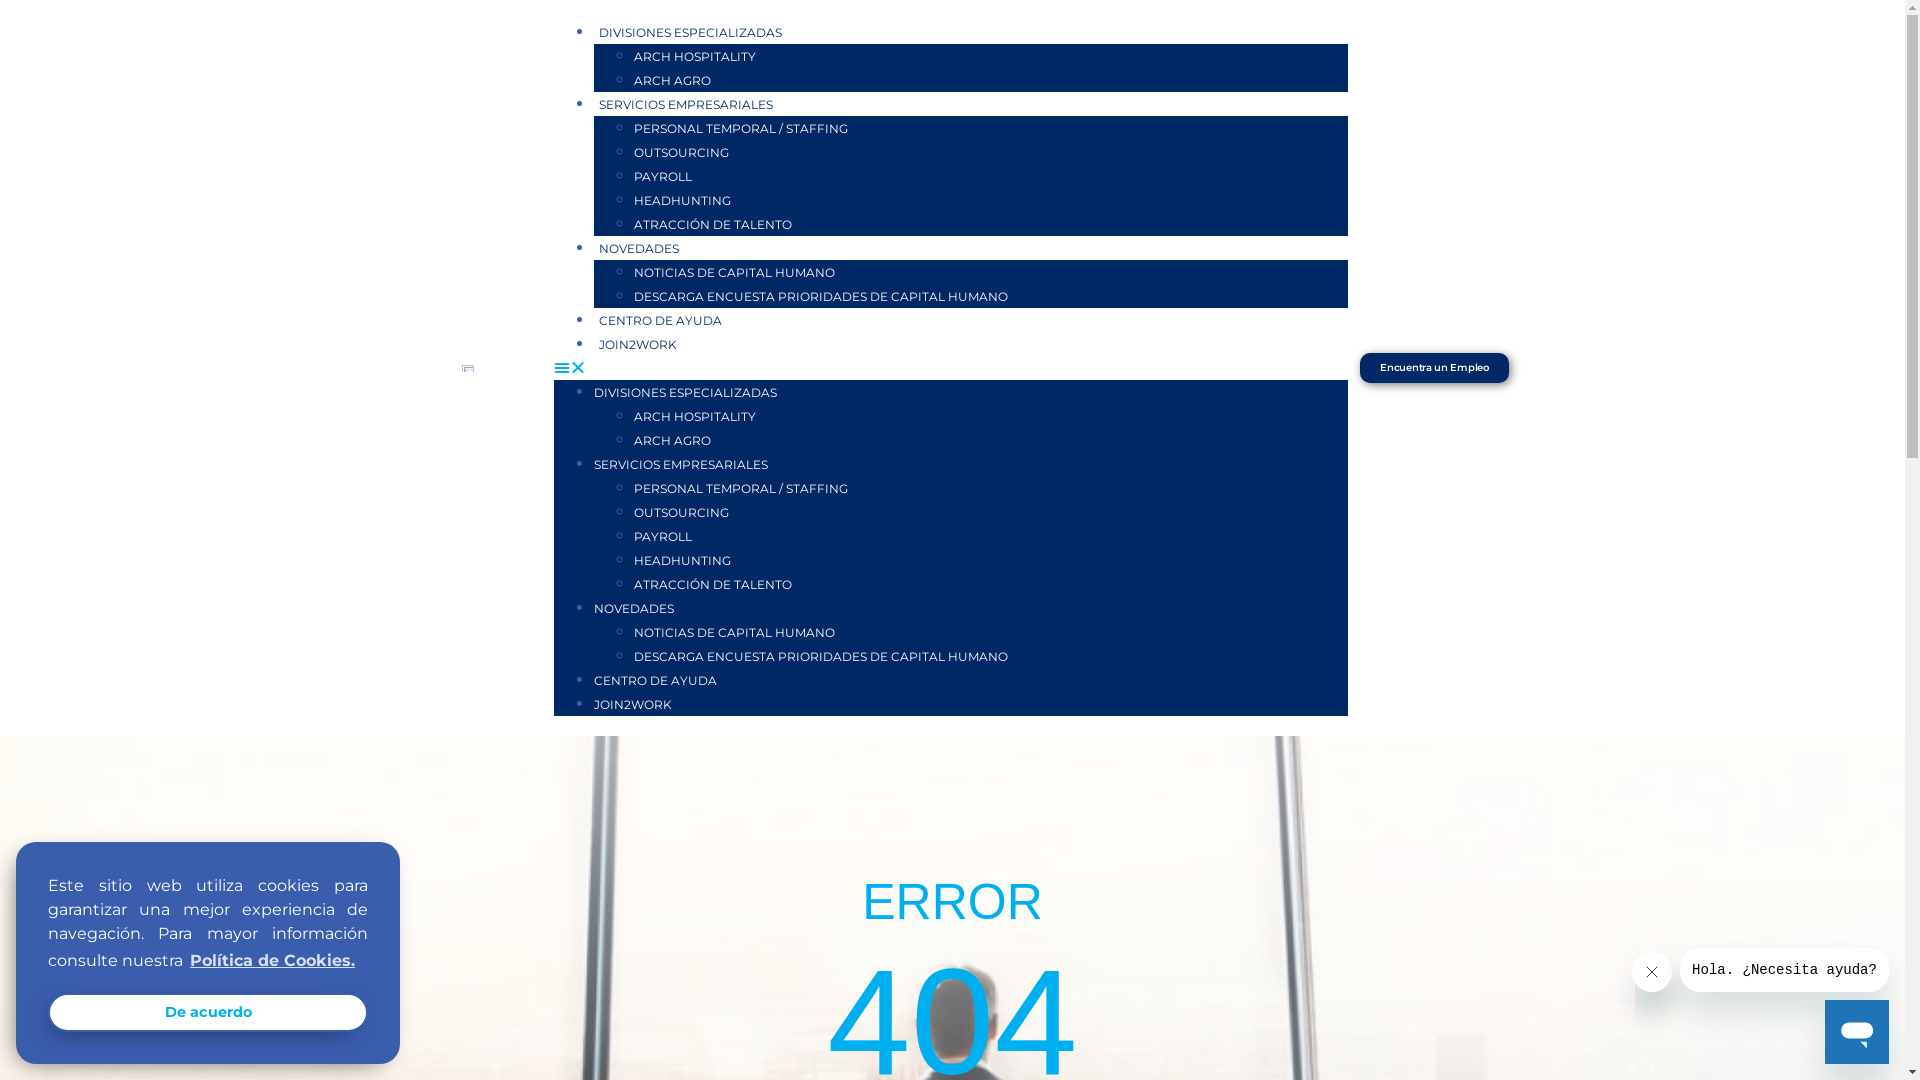  I want to click on 'CENTRO DE AYUDA', so click(660, 319).